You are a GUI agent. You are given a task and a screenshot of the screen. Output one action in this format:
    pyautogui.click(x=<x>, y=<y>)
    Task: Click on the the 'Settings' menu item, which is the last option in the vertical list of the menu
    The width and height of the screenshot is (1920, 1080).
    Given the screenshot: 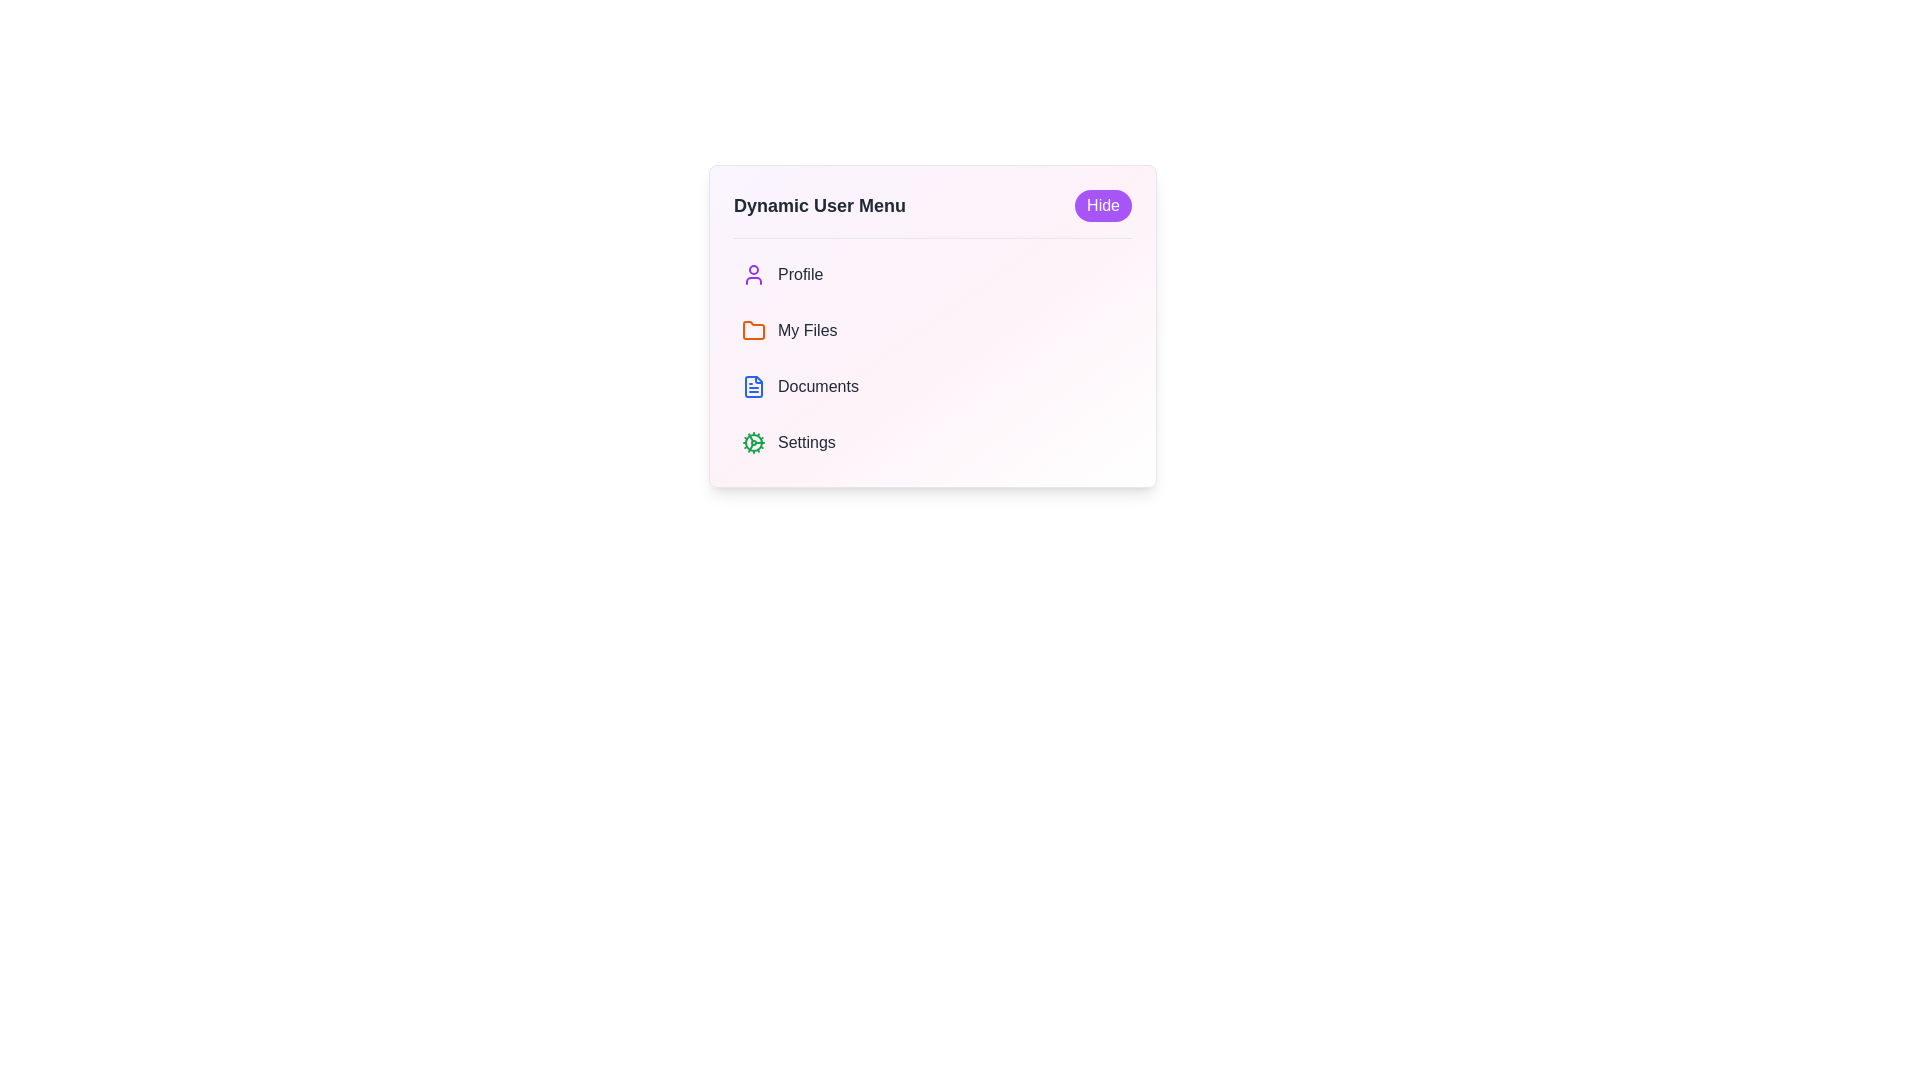 What is the action you would take?
    pyautogui.click(x=931, y=442)
    